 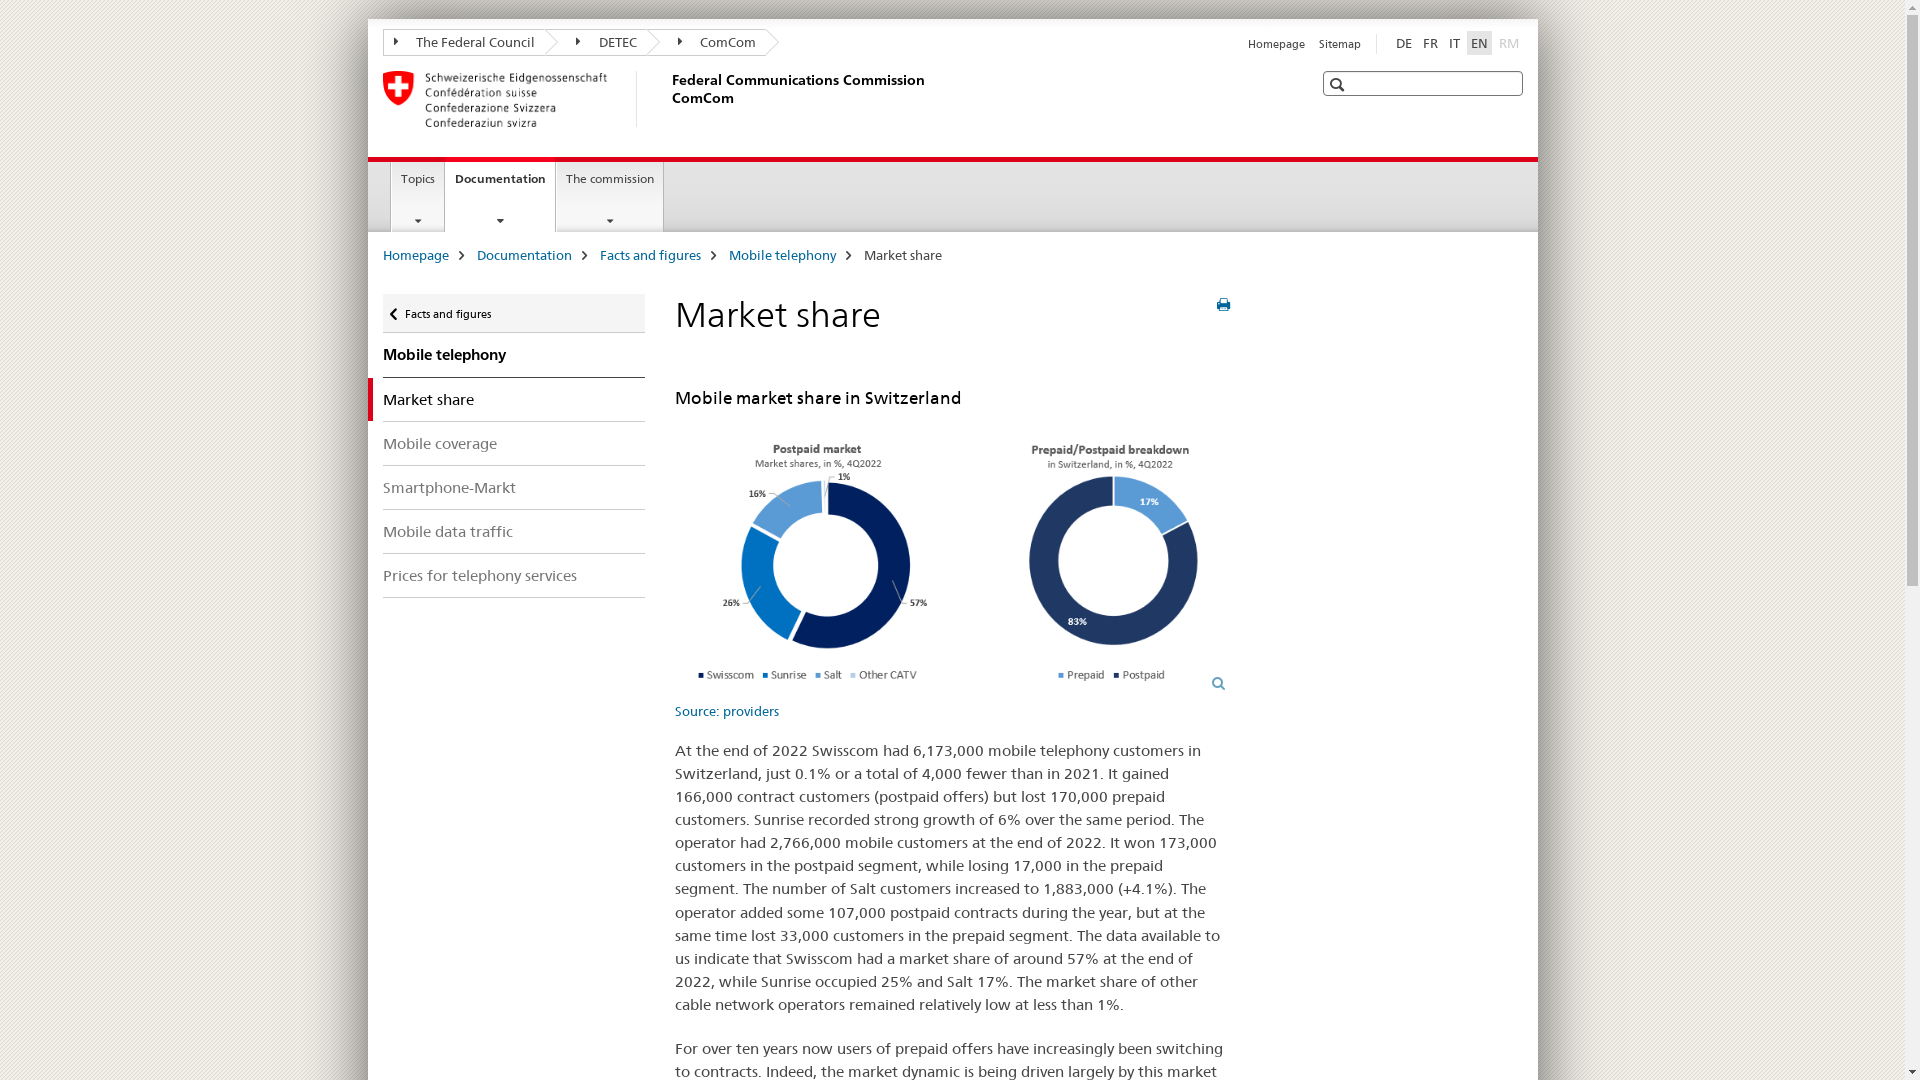 What do you see at coordinates (382, 442) in the screenshot?
I see `'Mobile coverage'` at bounding box center [382, 442].